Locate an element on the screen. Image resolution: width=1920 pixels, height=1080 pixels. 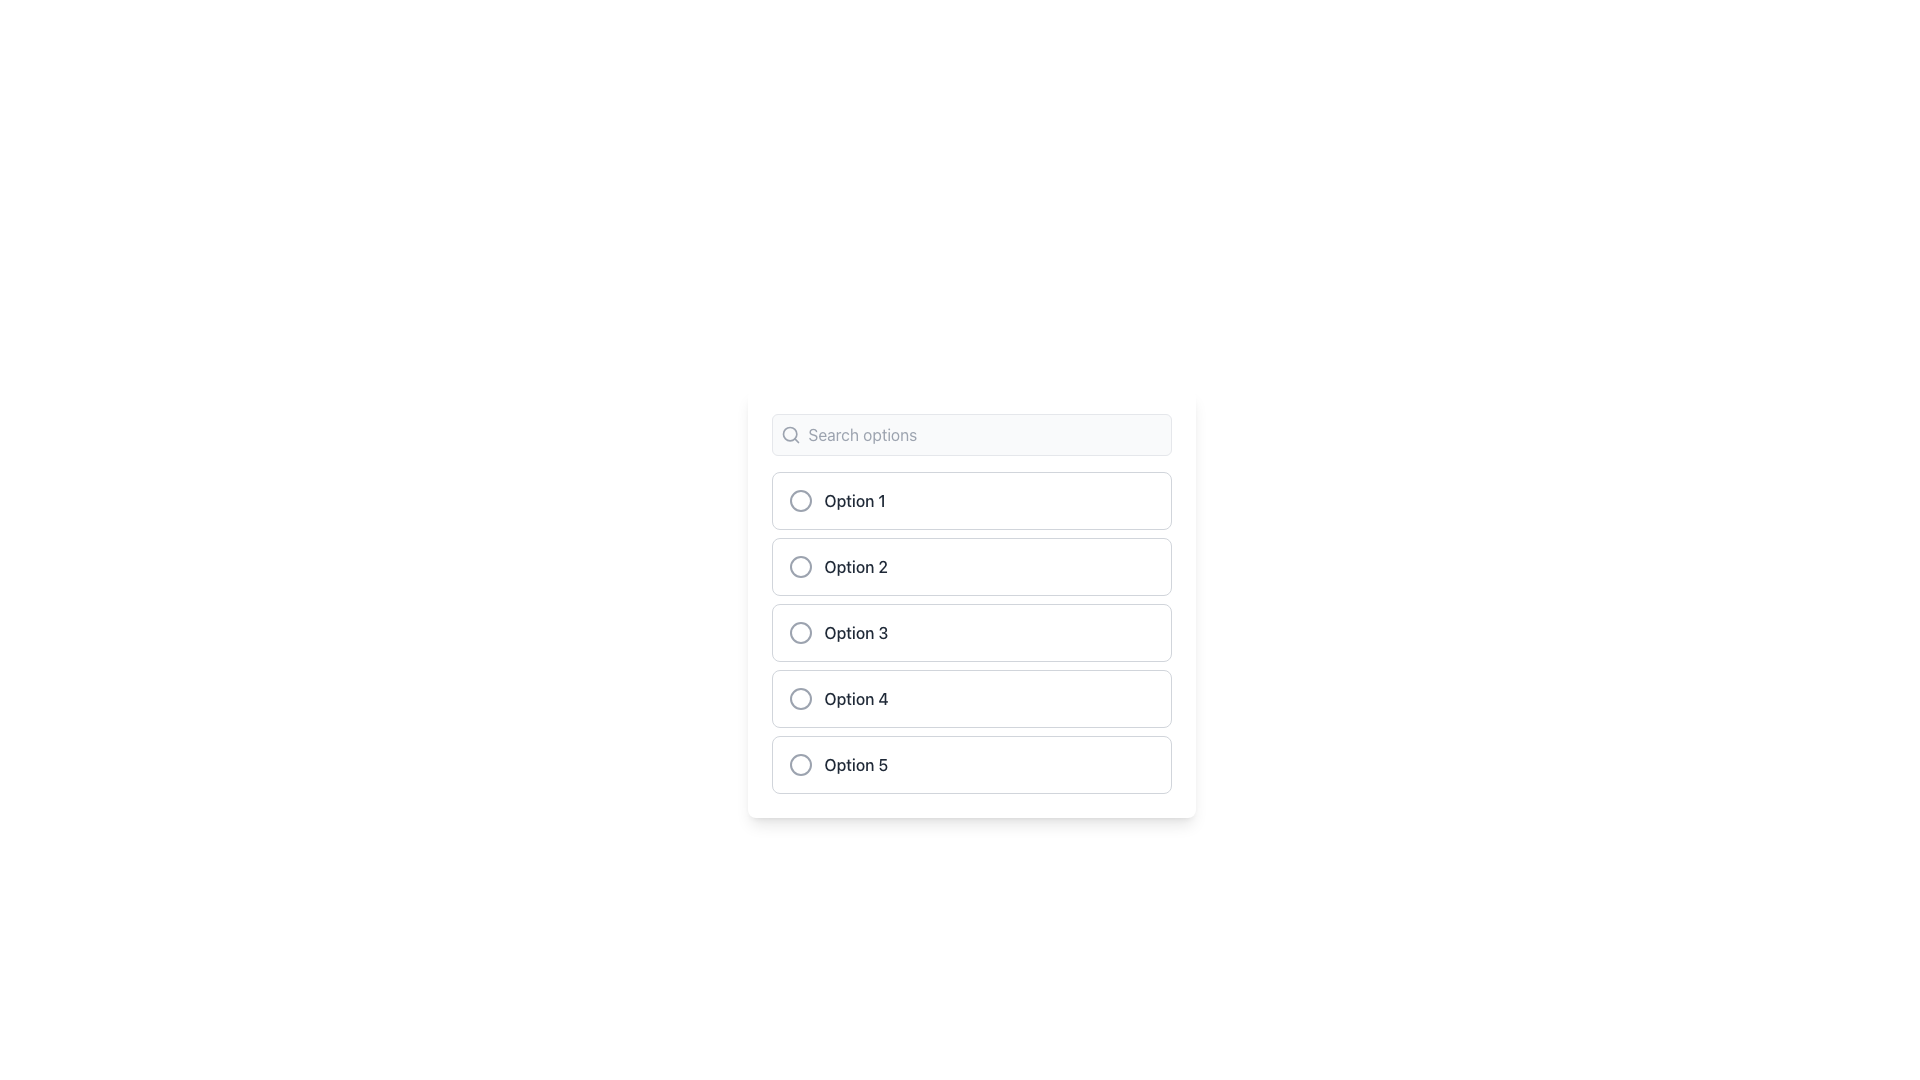
the unselected radio button located to the left of 'Option 5' is located at coordinates (800, 764).